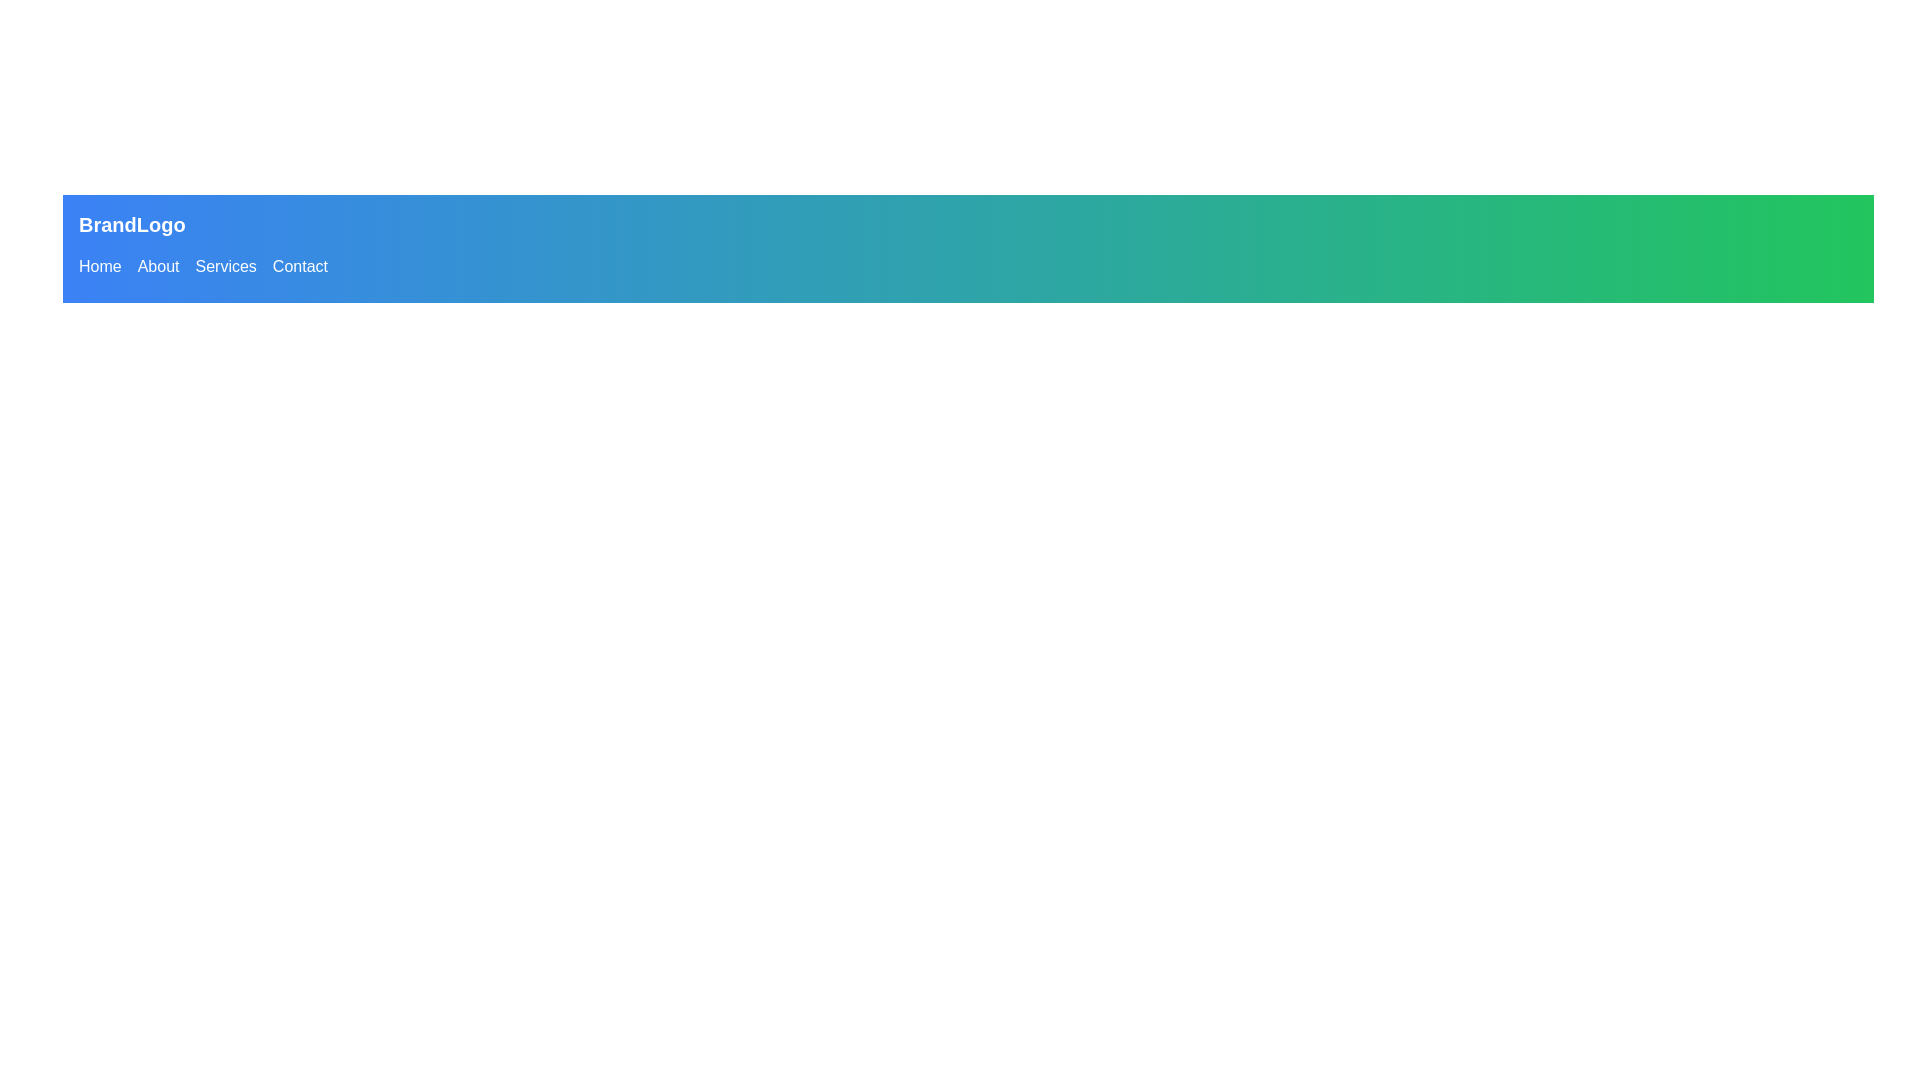  What do you see at coordinates (226, 265) in the screenshot?
I see `the third hyperlink in the navigation menu` at bounding box center [226, 265].